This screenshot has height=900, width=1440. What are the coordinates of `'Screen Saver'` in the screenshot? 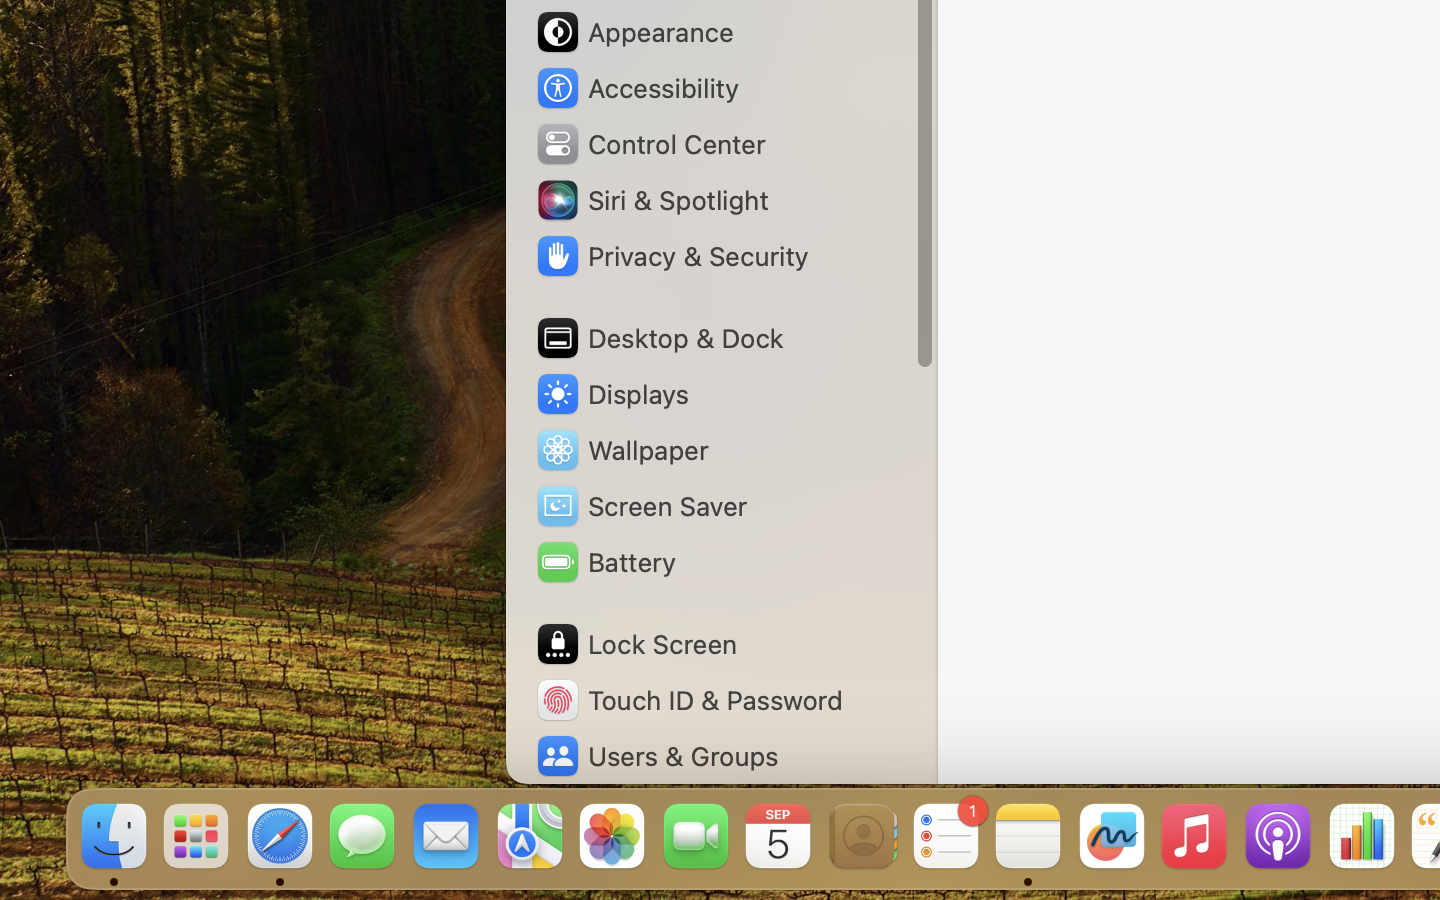 It's located at (639, 504).